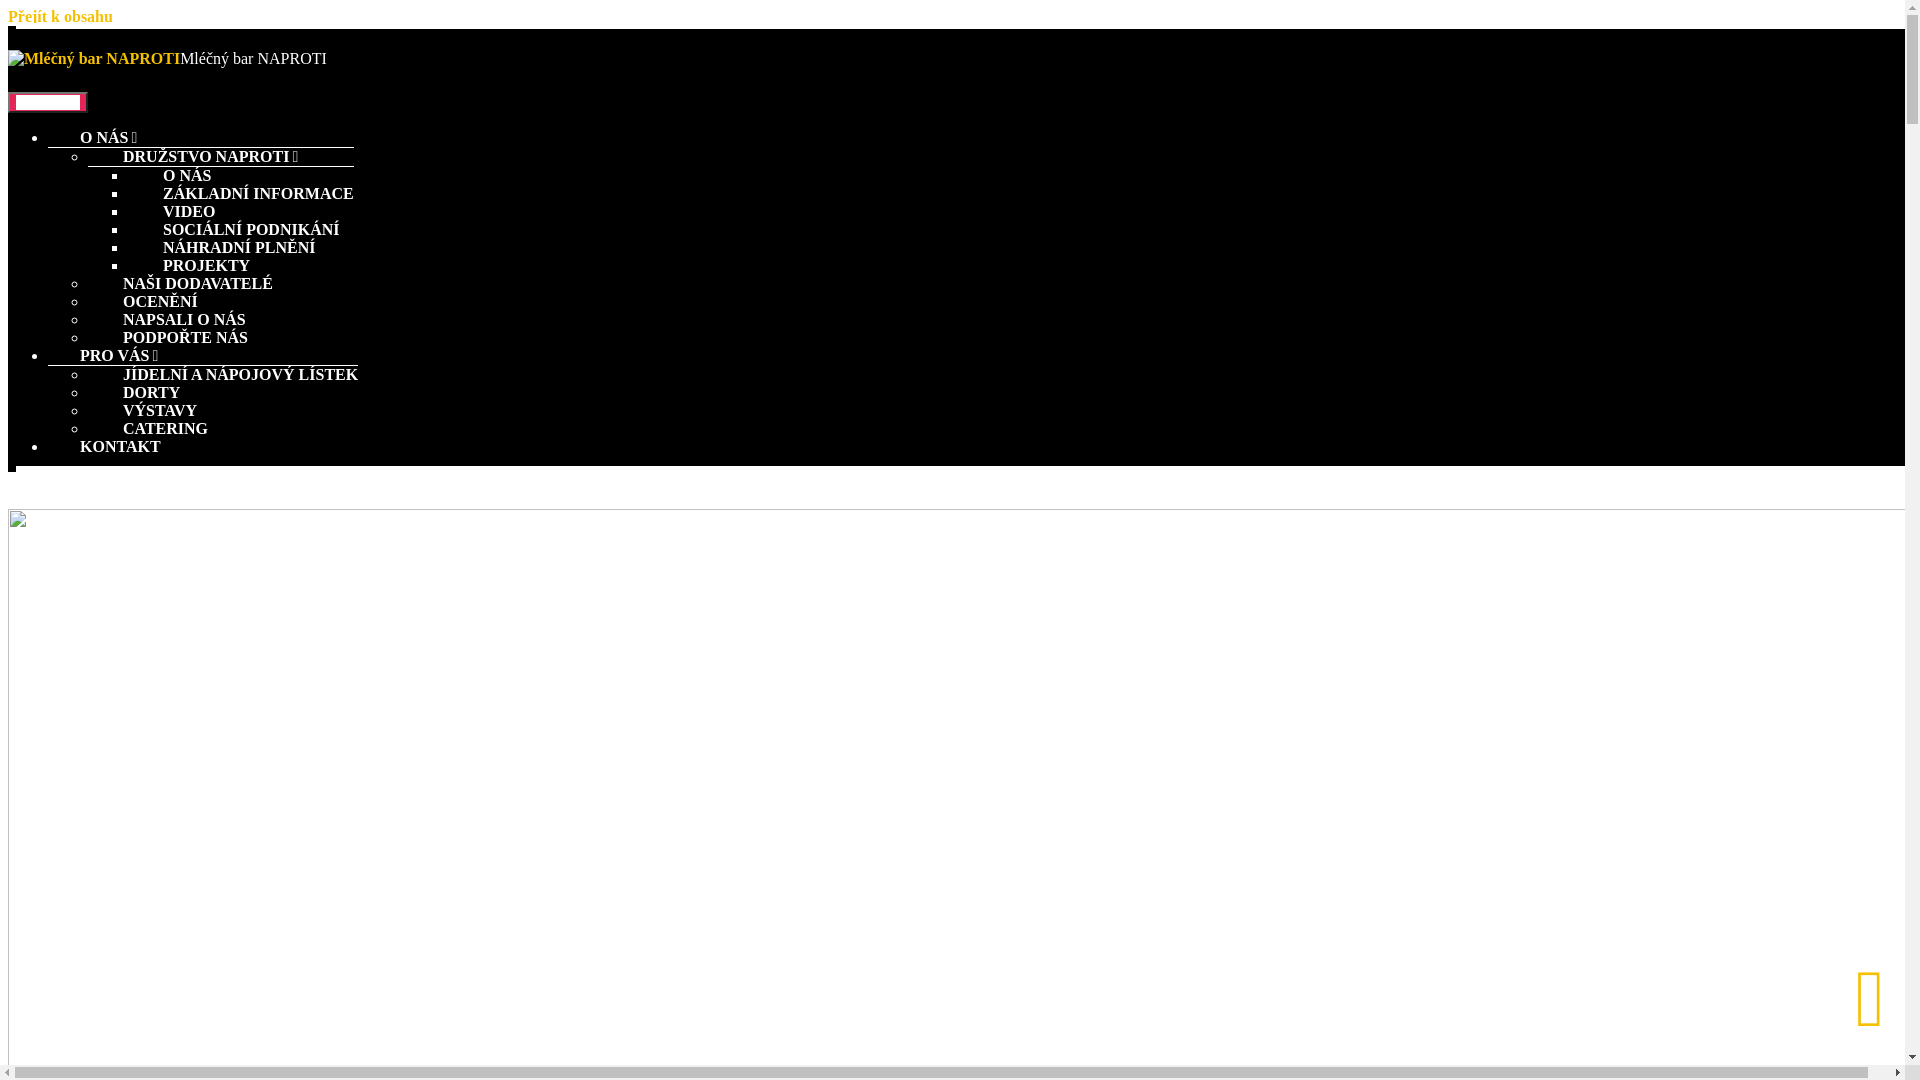  Describe the element at coordinates (188, 264) in the screenshot. I see `'PROJEKTY'` at that location.